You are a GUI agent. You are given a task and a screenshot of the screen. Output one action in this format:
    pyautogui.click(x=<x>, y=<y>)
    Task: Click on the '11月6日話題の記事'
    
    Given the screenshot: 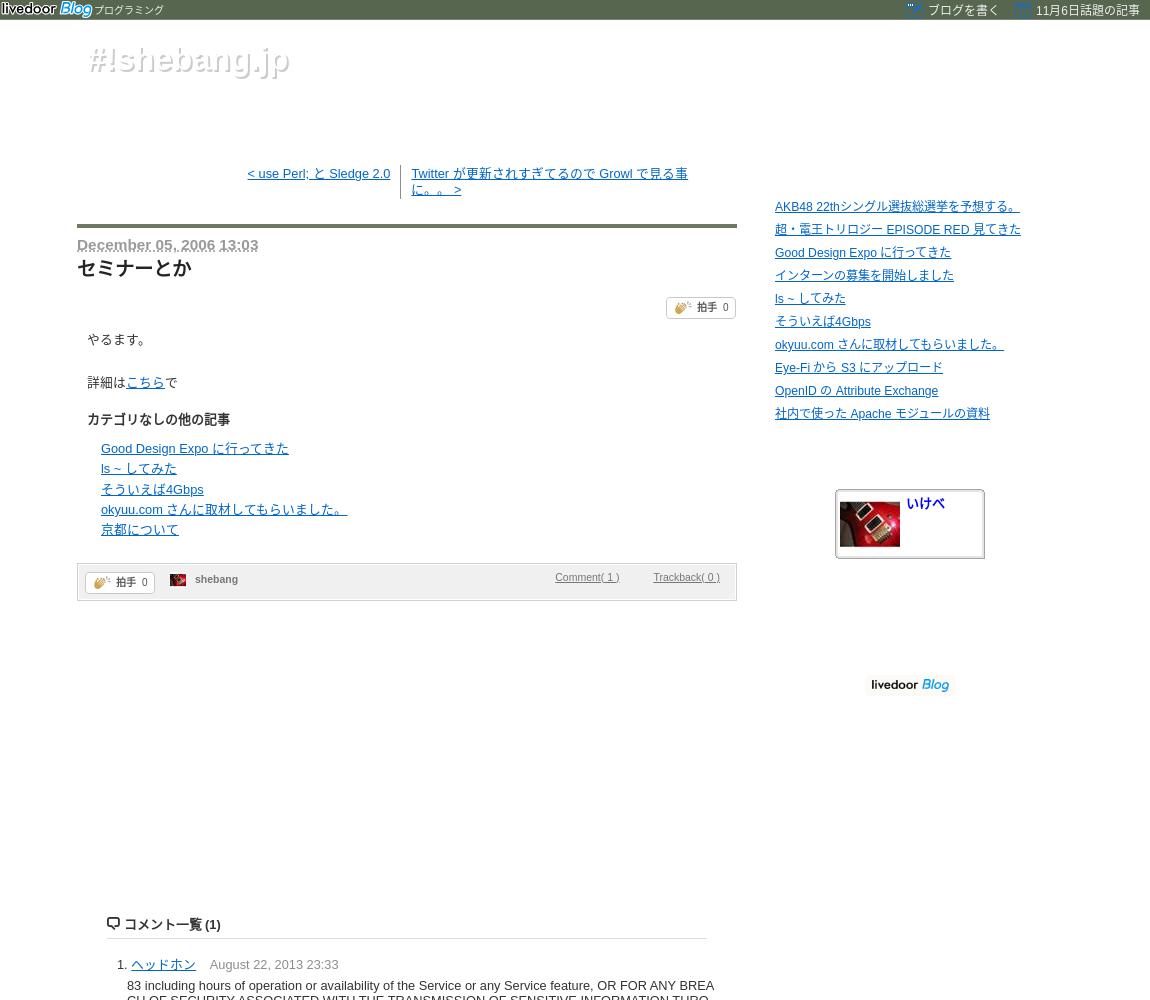 What is the action you would take?
    pyautogui.click(x=1086, y=11)
    